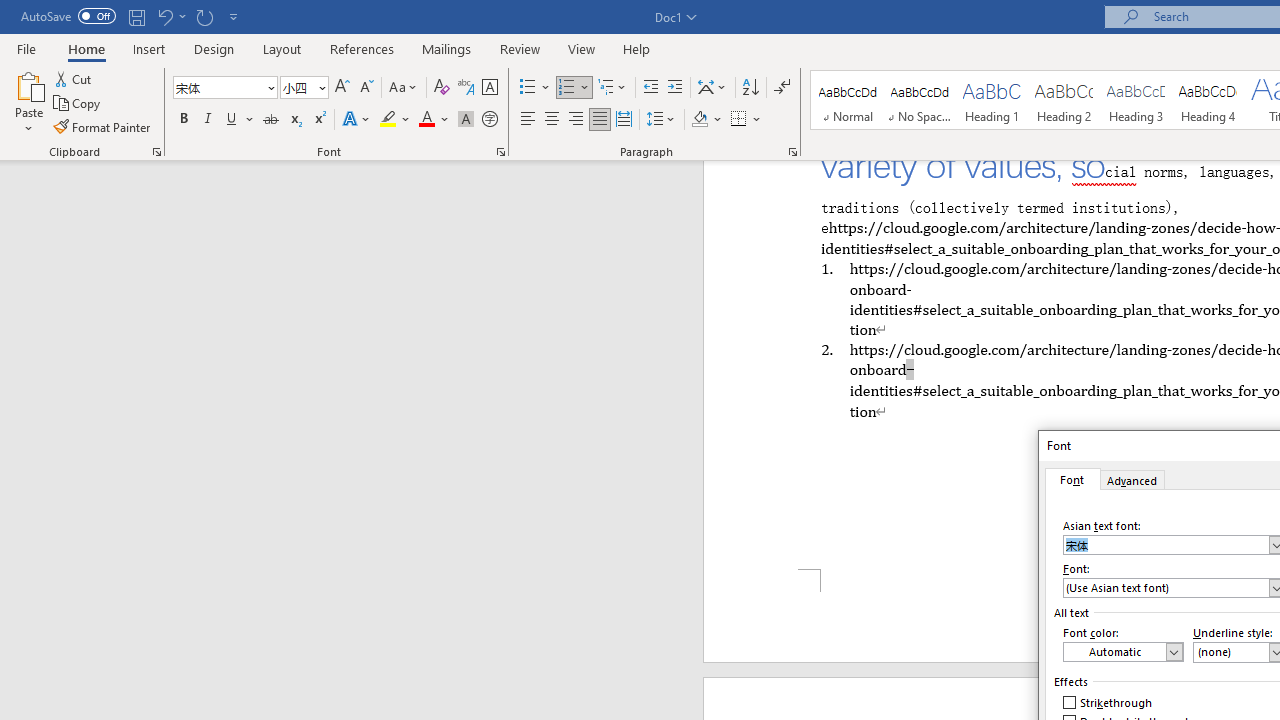 This screenshot has height=720, width=1280. I want to click on 'Clear Formatting', so click(441, 86).